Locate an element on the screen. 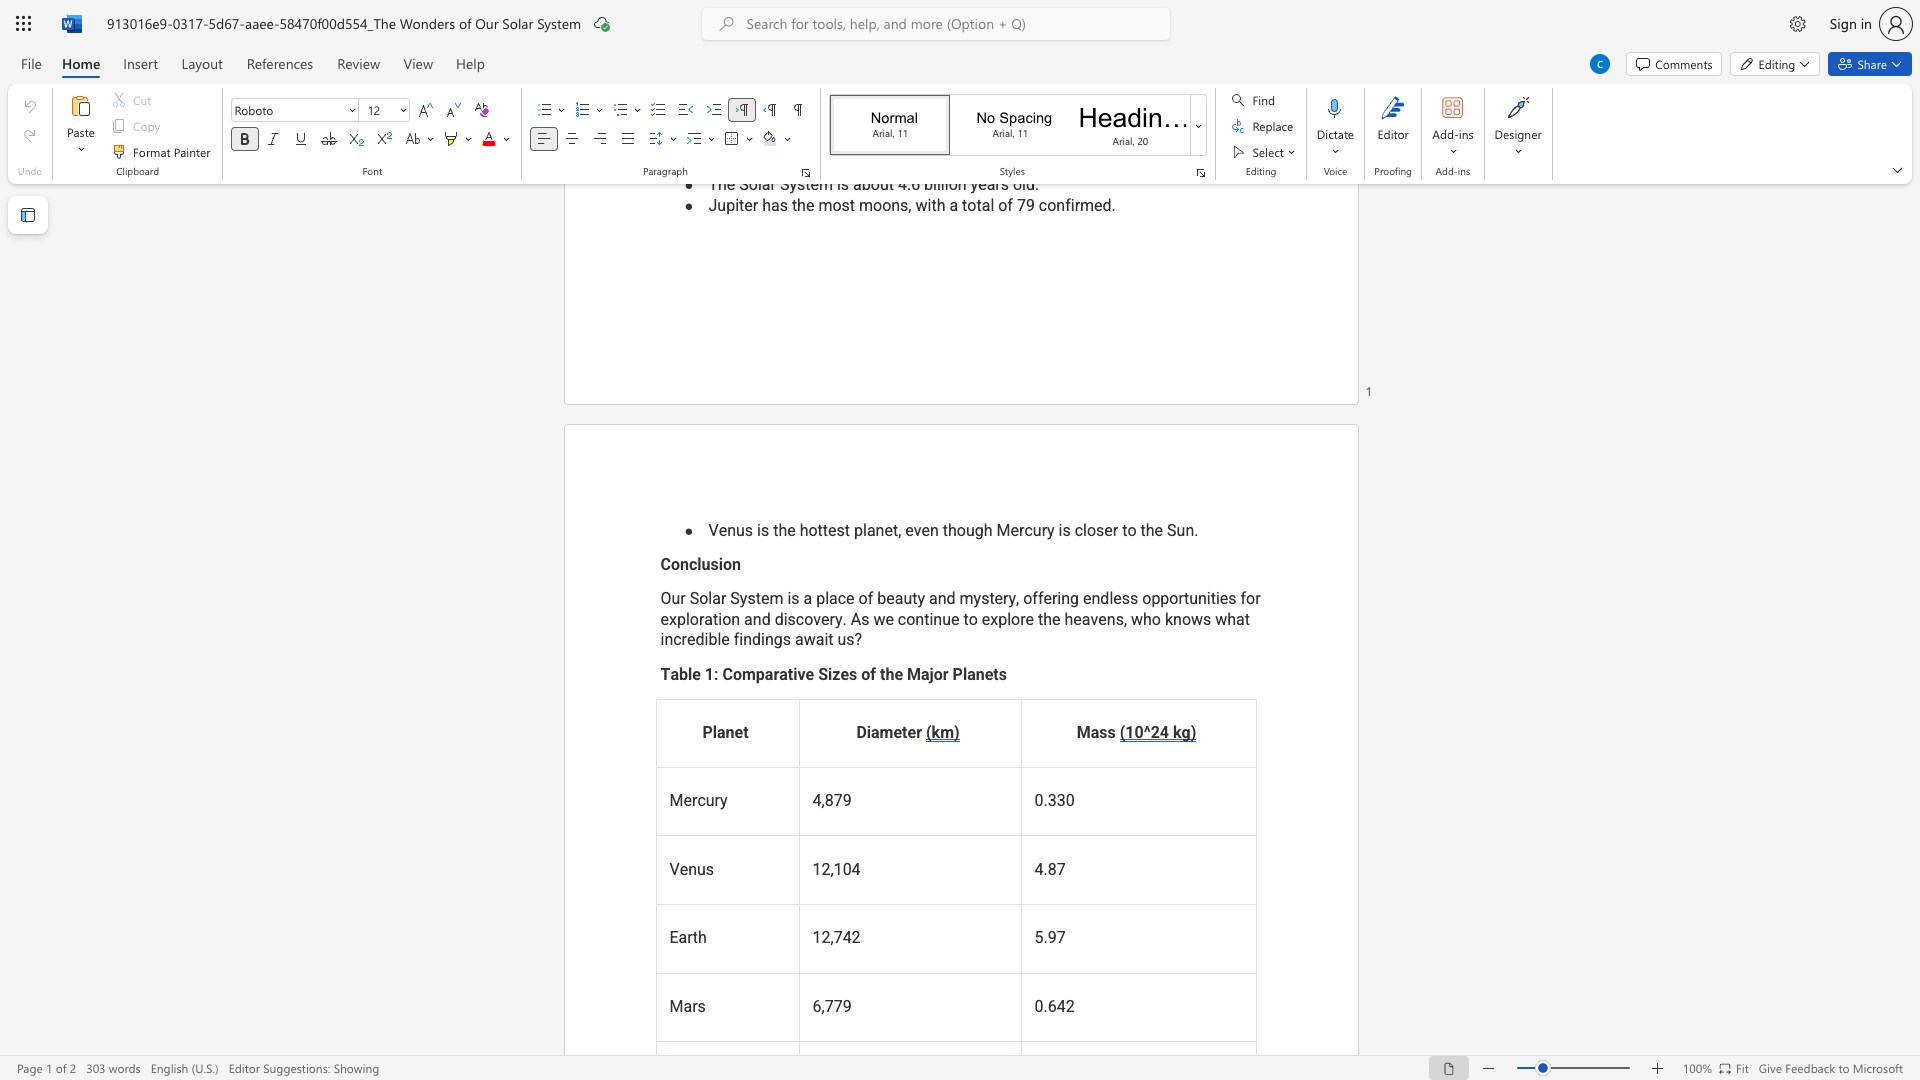 This screenshot has width=1920, height=1080. the subset text "ve Sizes of the Major Plan" within the text "Table 1: Comparative Sizes of the Major Planets" is located at coordinates (796, 674).